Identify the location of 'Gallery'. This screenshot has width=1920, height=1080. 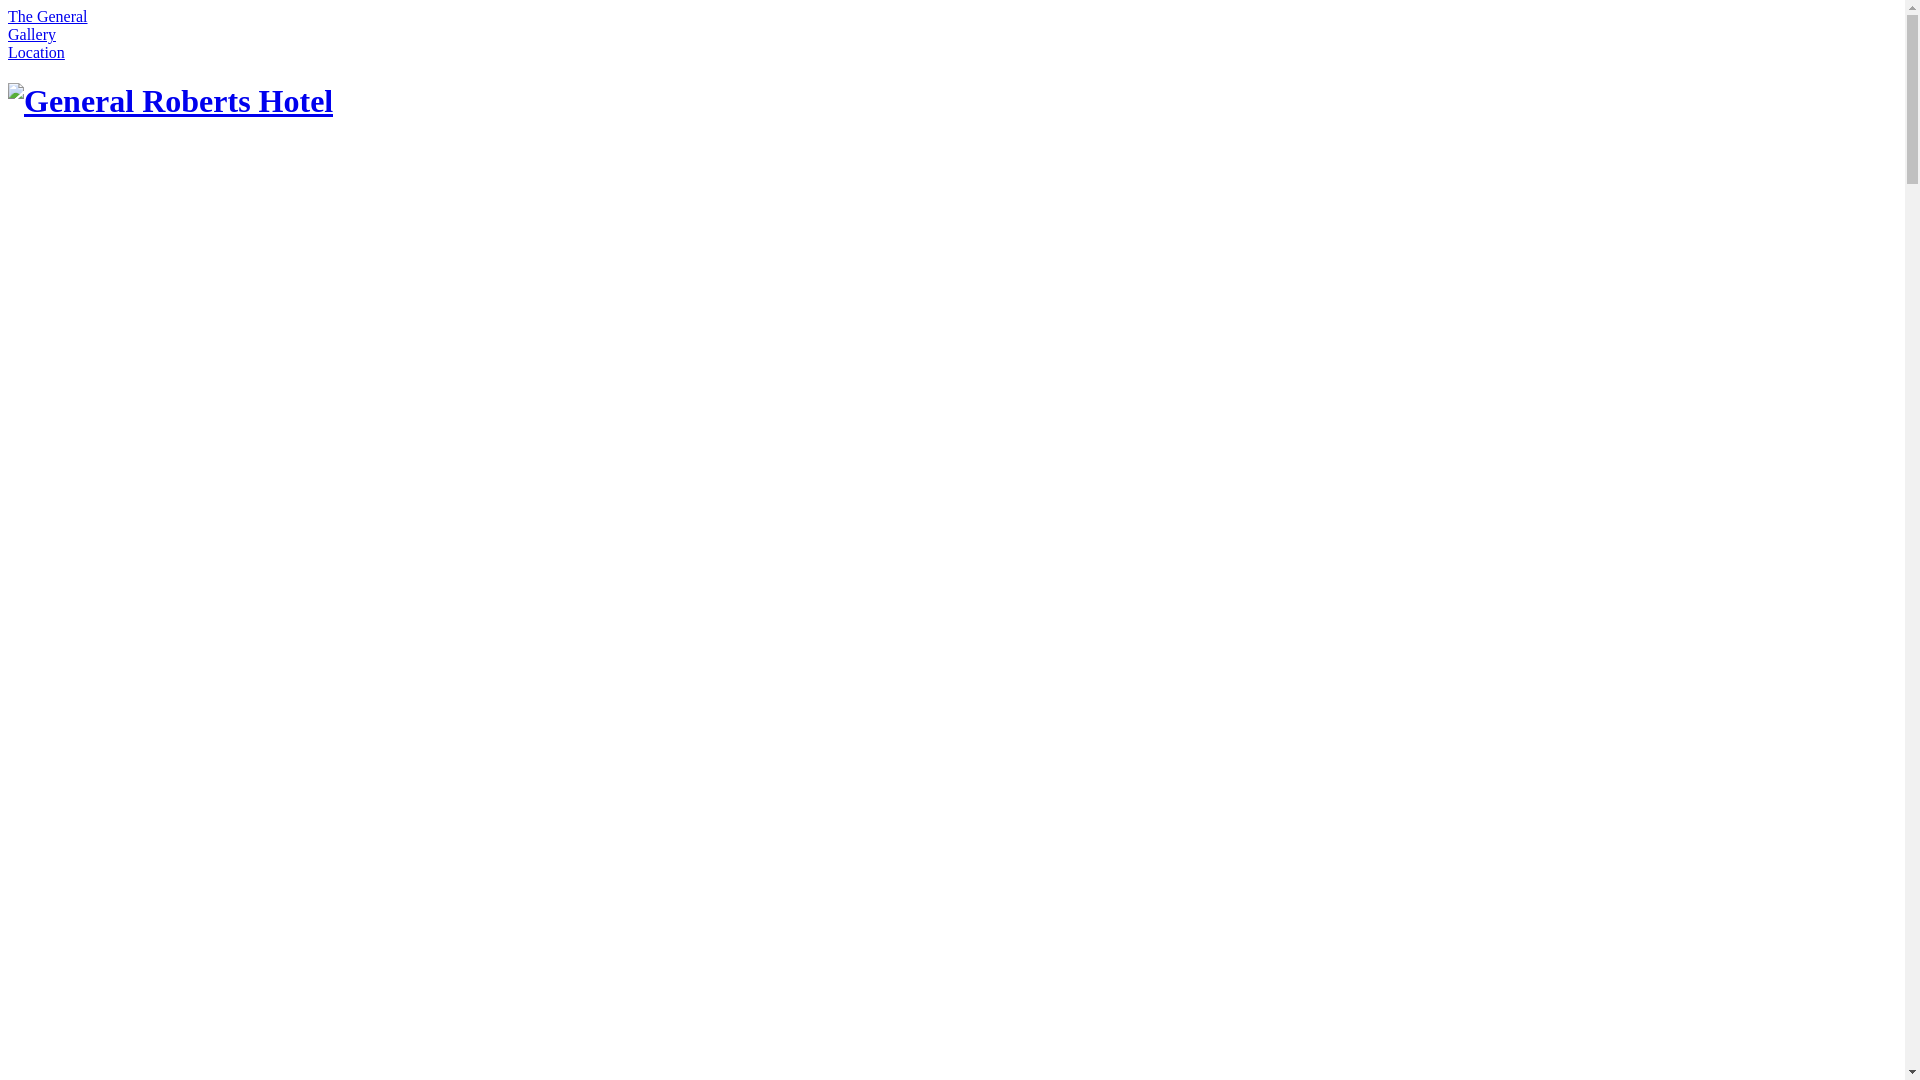
(32, 34).